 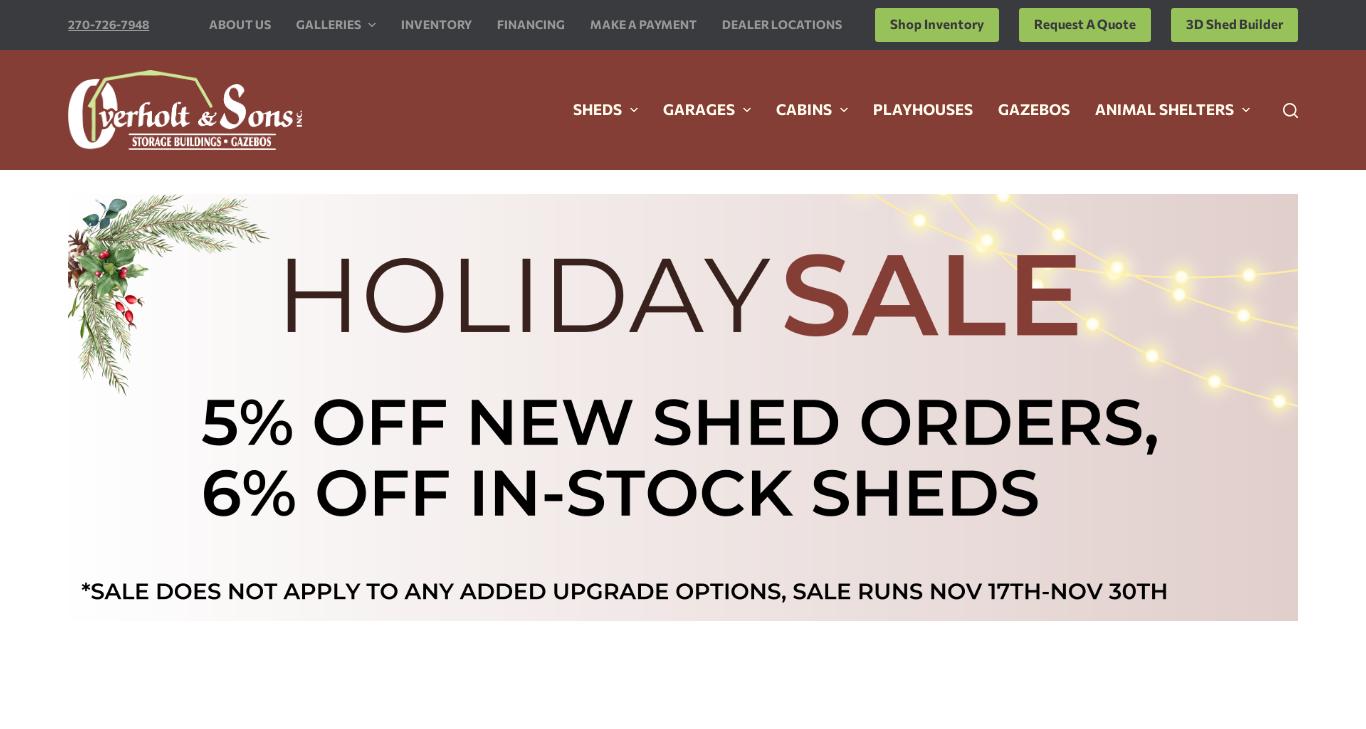 What do you see at coordinates (576, 429) in the screenshot?
I see `'Request A Free Quote'` at bounding box center [576, 429].